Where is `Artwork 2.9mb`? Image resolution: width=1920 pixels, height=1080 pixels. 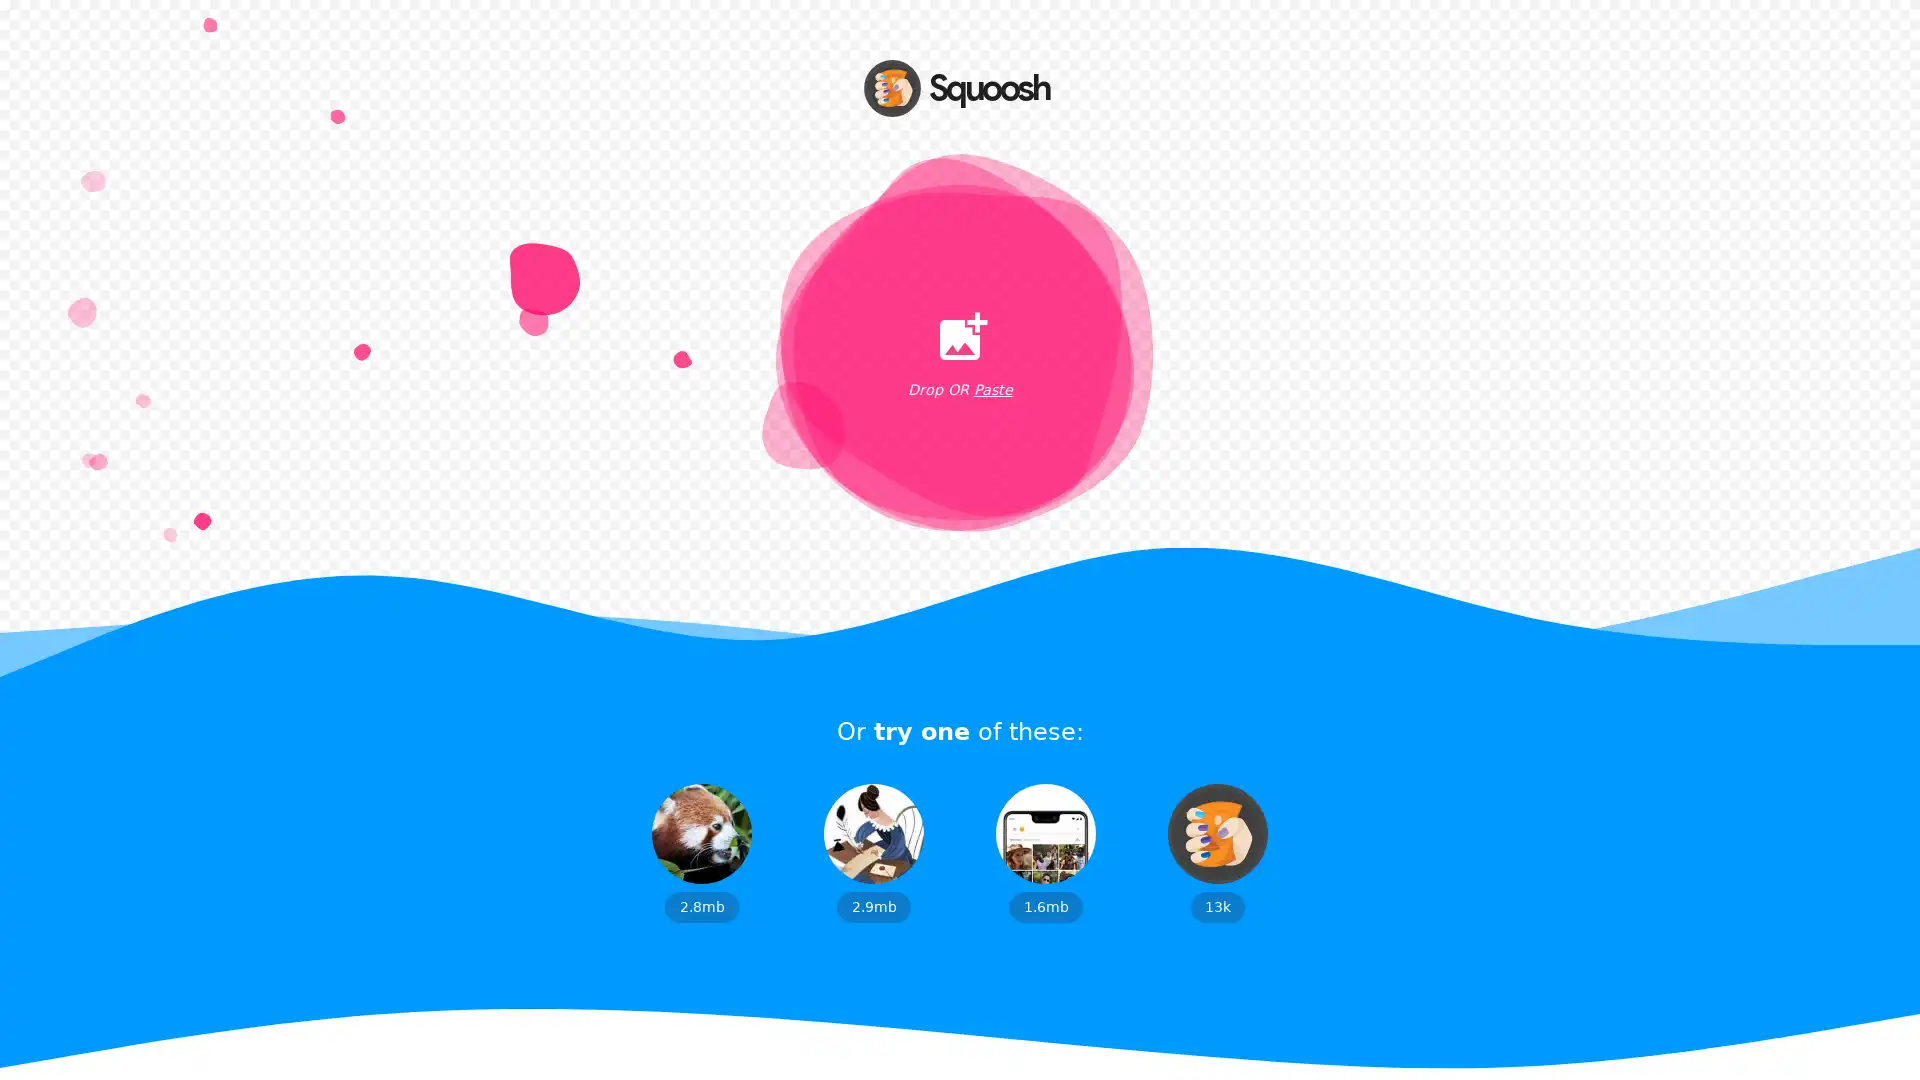
Artwork 2.9mb is located at coordinates (873, 852).